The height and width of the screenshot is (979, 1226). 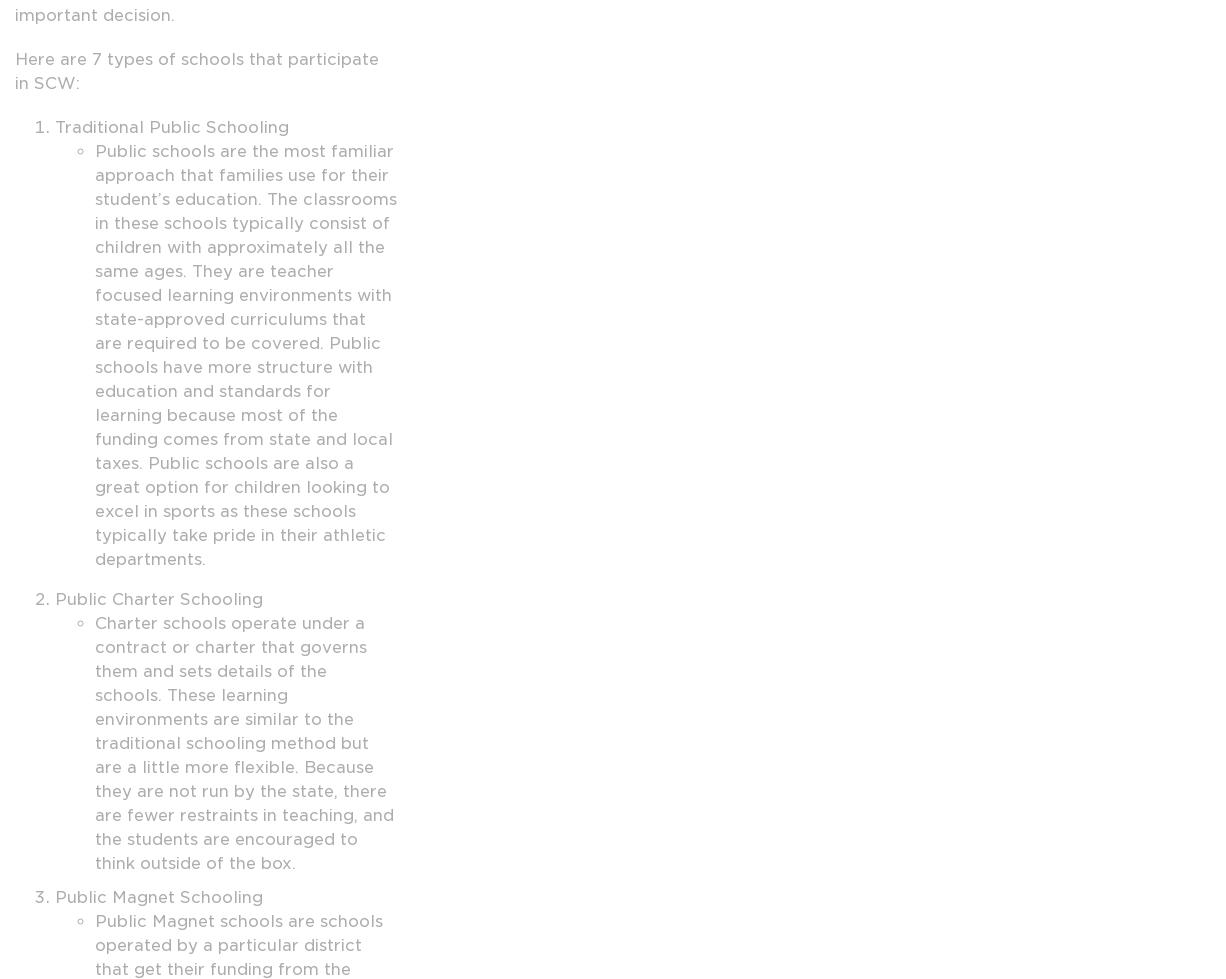 I want to click on 'Behavioral Health', so click(x=71, y=910).